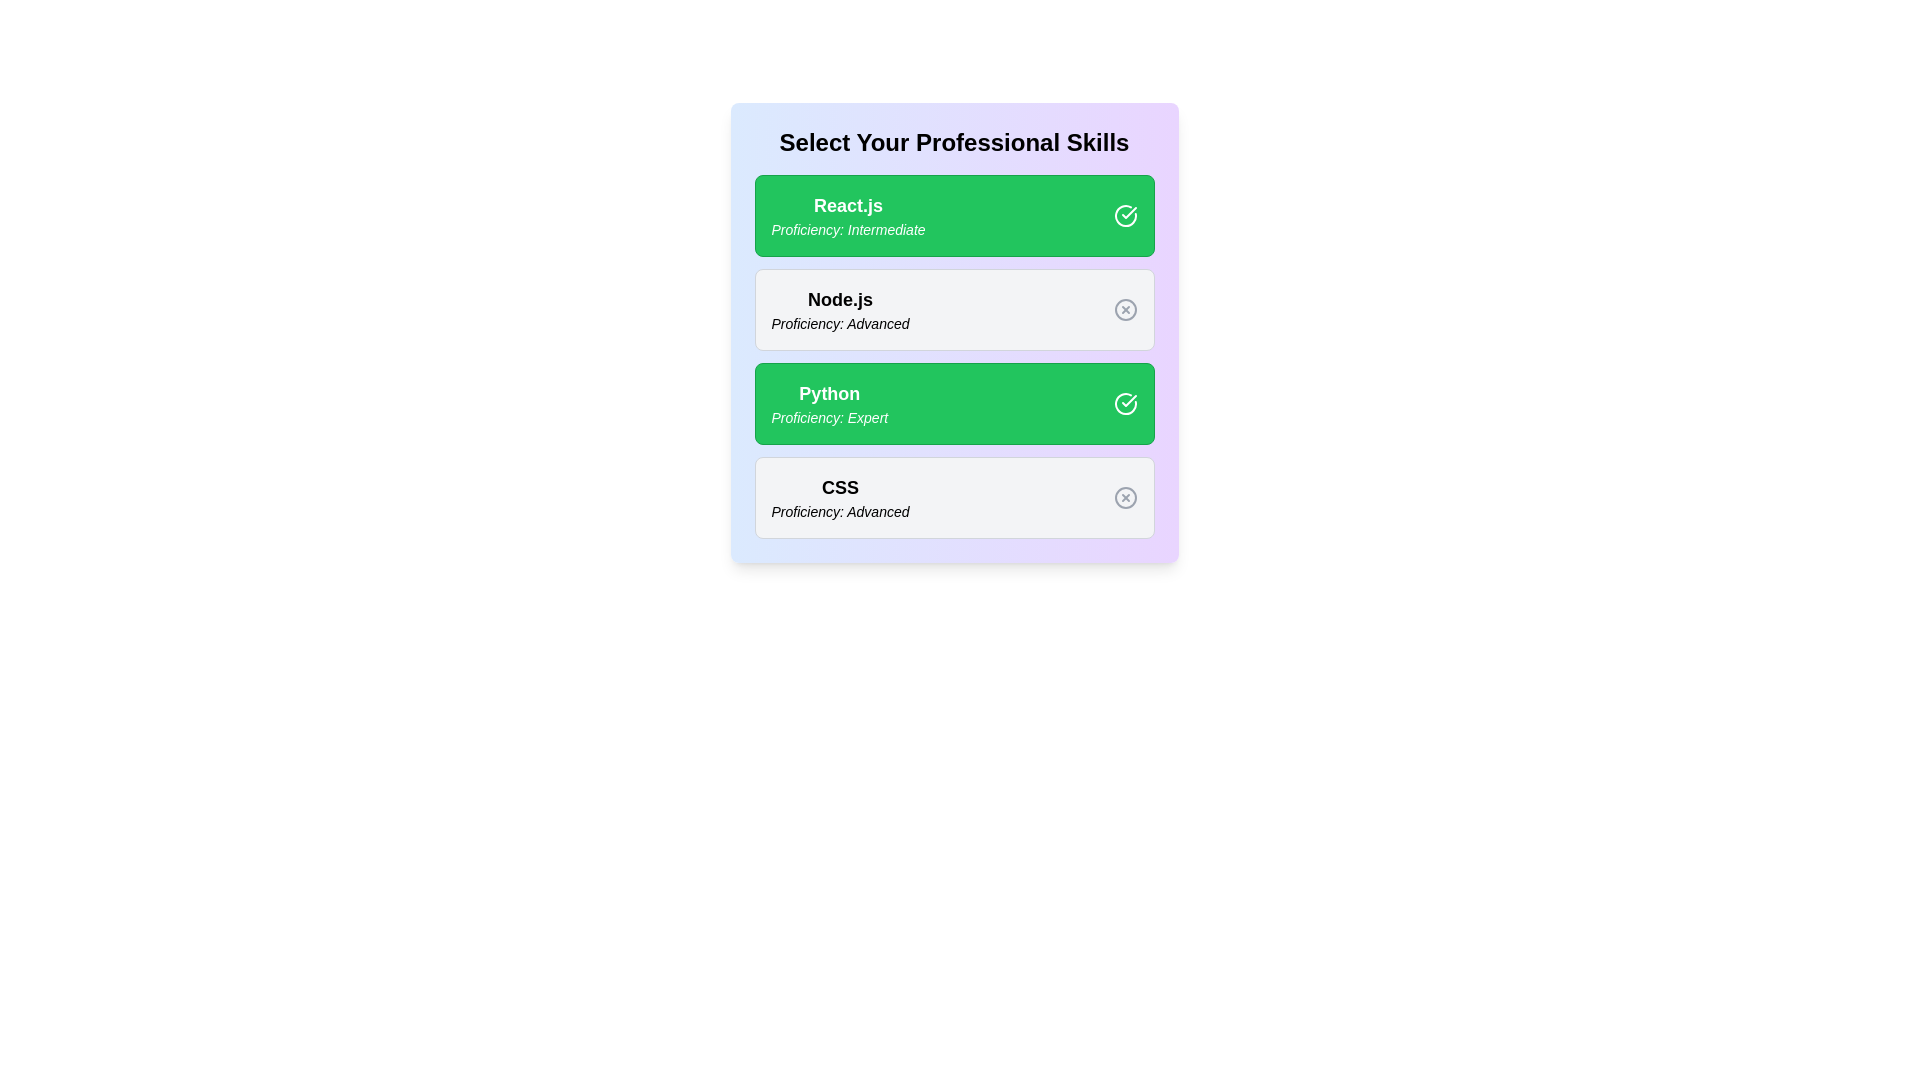 The image size is (1920, 1080). Describe the element at coordinates (953, 216) in the screenshot. I see `the skill card for React.js` at that location.